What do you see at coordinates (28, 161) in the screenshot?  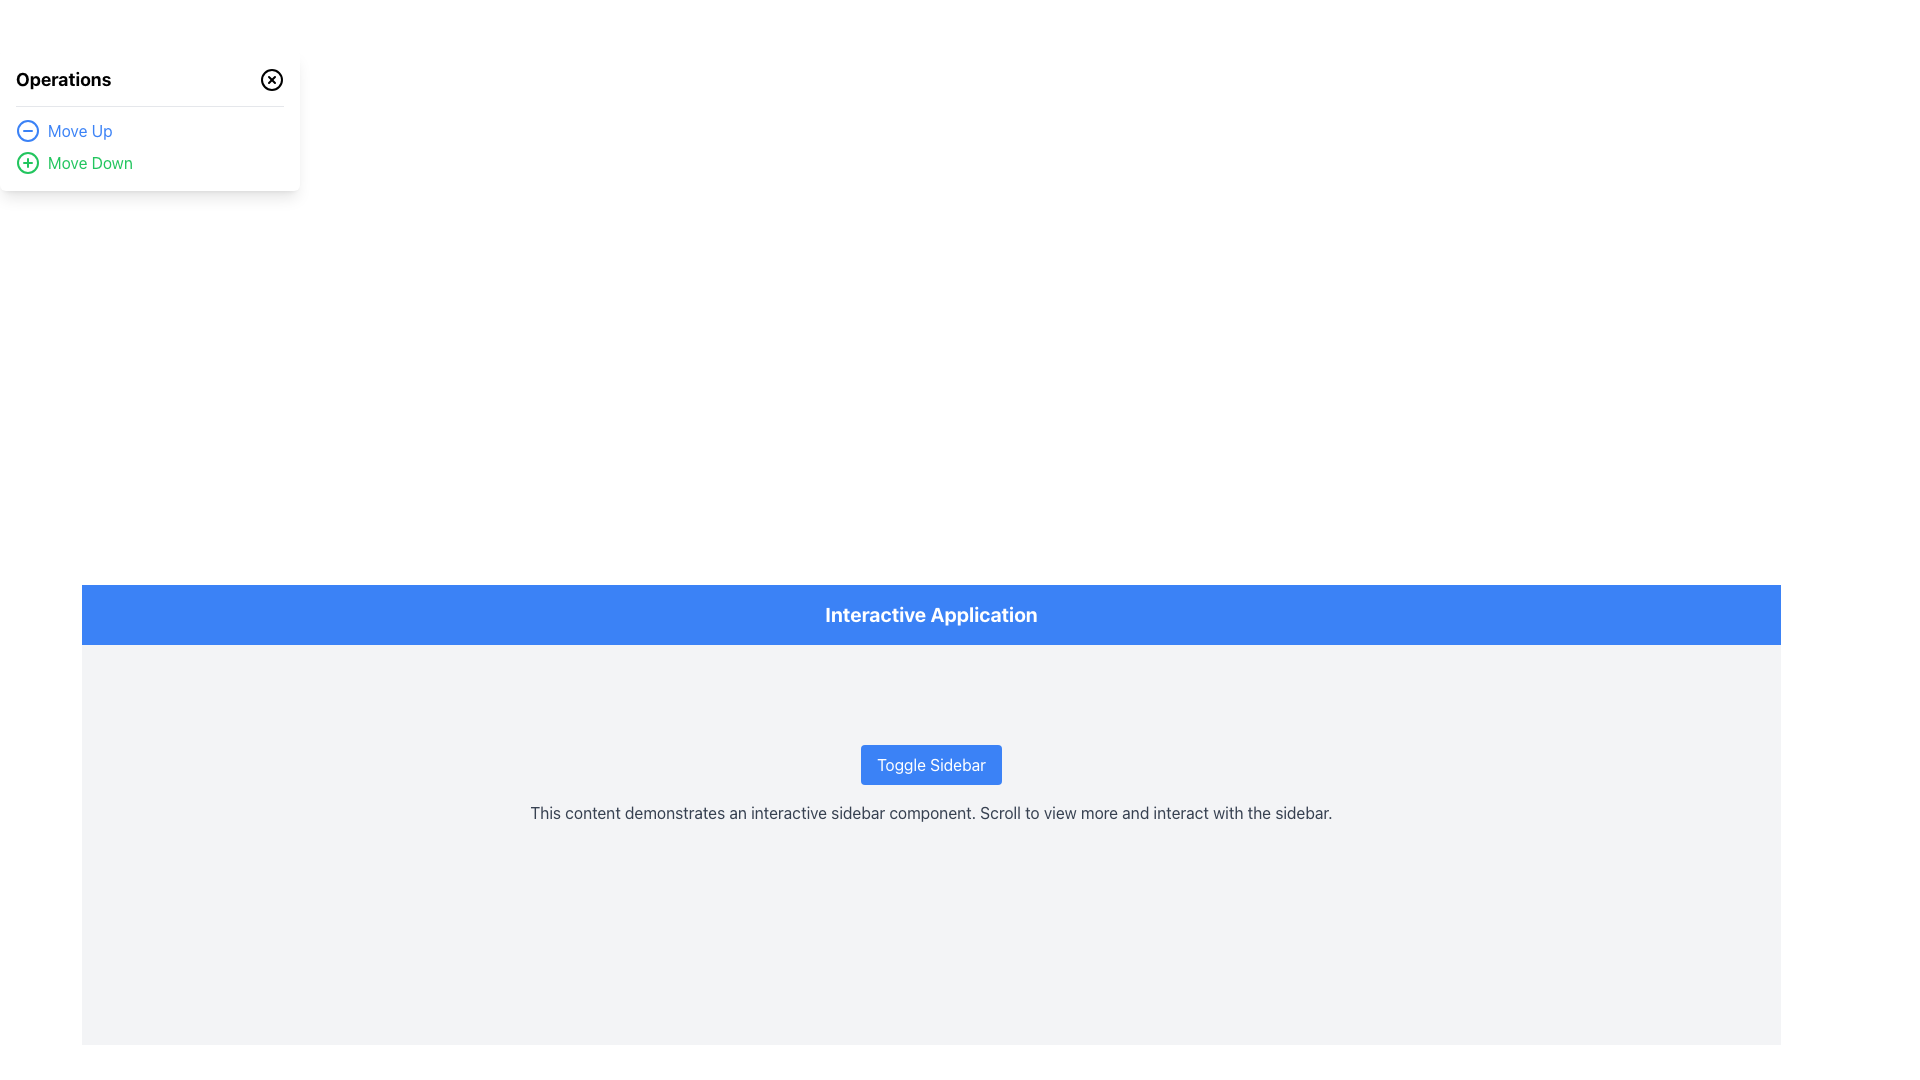 I see `the outermost circle of the 'Move Down' icon in the top-left corner of the interface` at bounding box center [28, 161].